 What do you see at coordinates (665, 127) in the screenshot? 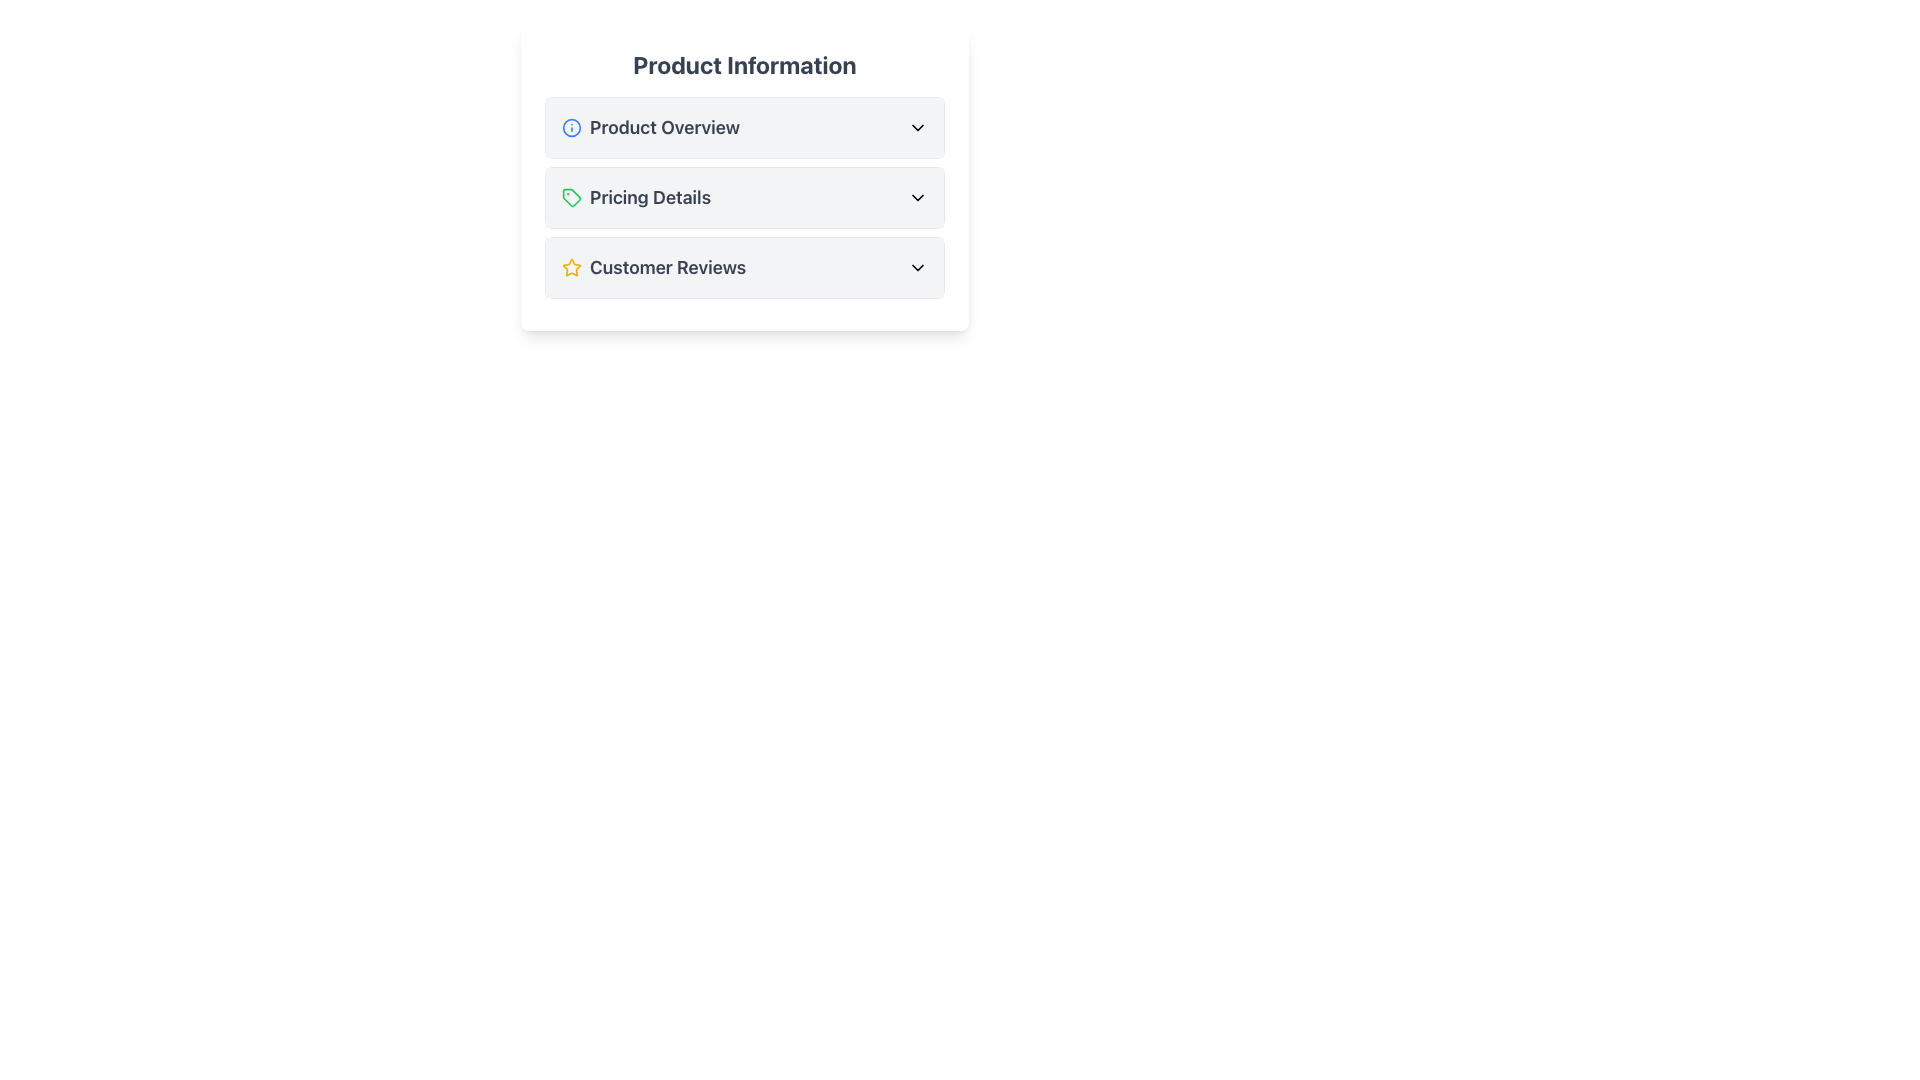
I see `the 'Product Overview' text label, which is styled in a large, bold, dark gray font and is the second item in the 'Product Information' section` at bounding box center [665, 127].